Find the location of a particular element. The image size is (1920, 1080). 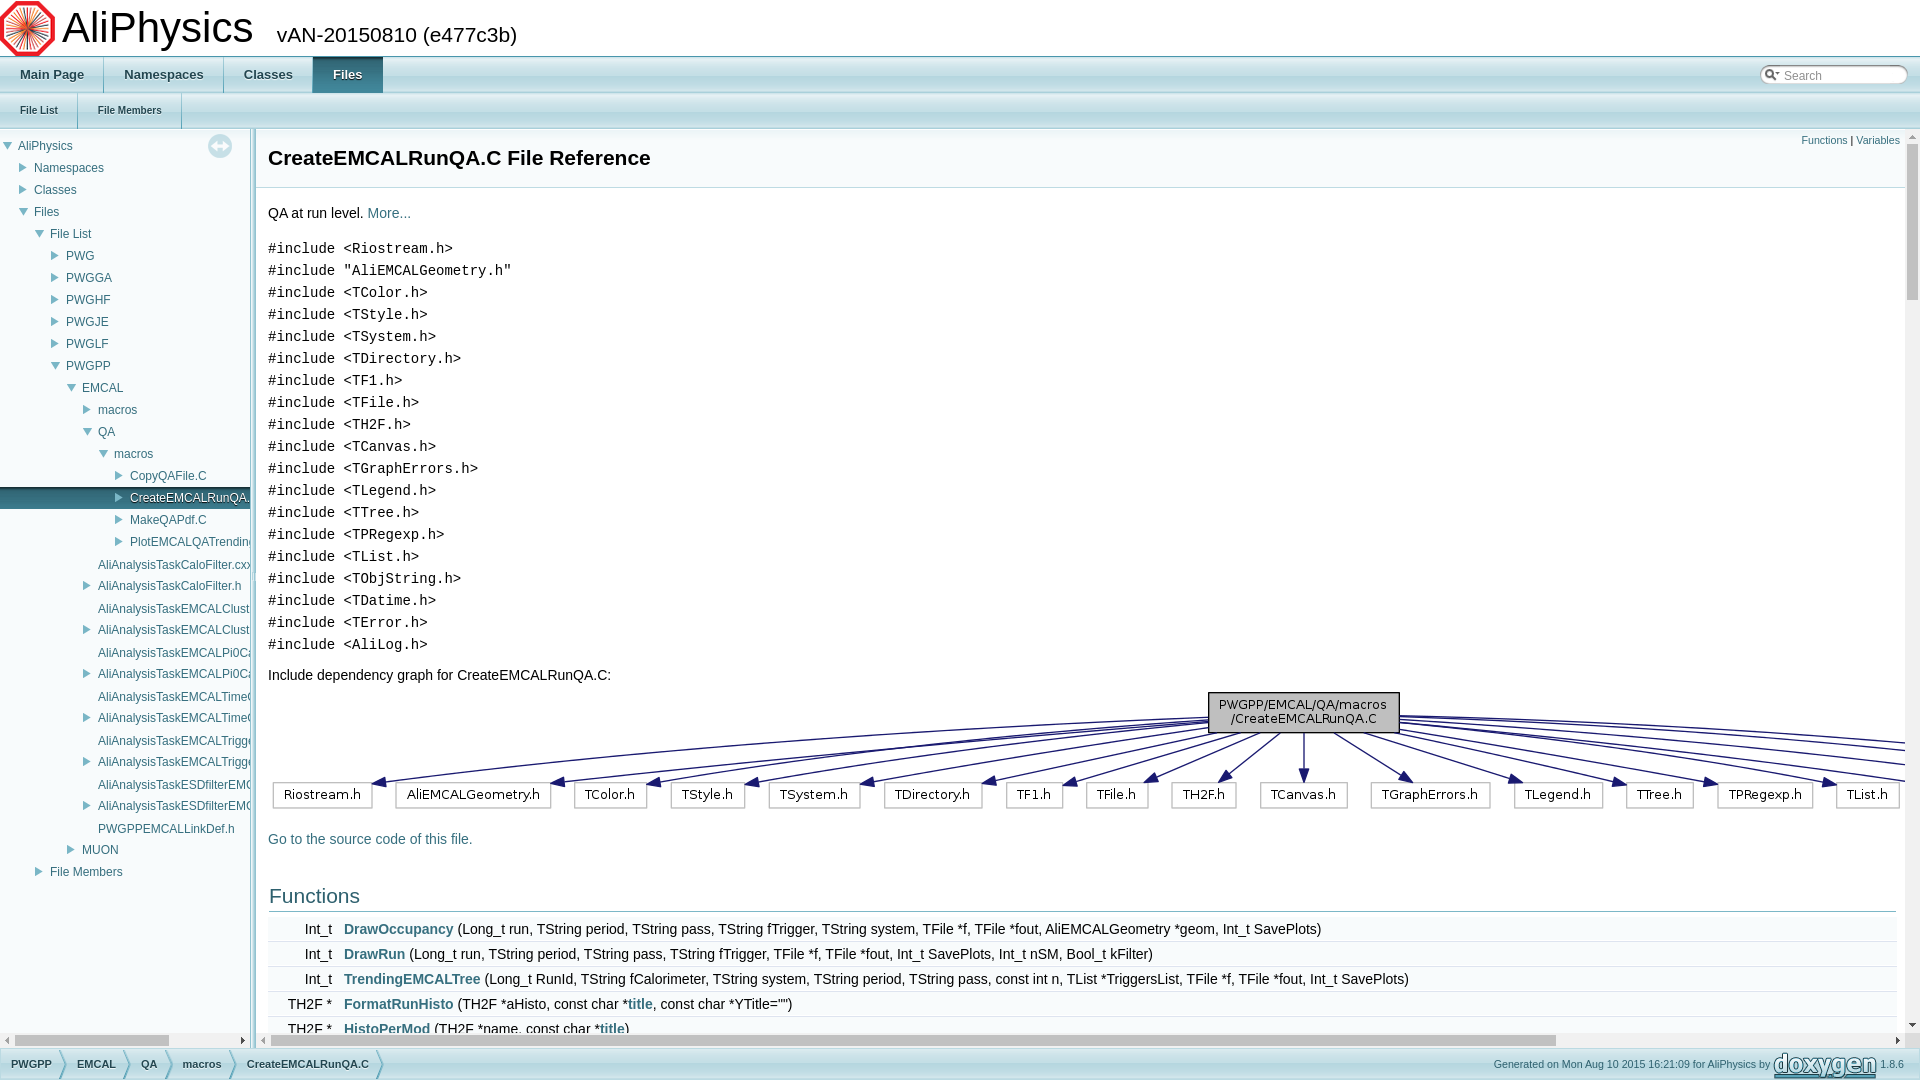

'AliAnalysisTaskEMCALPi0CalibSelection.h' is located at coordinates (211, 674).